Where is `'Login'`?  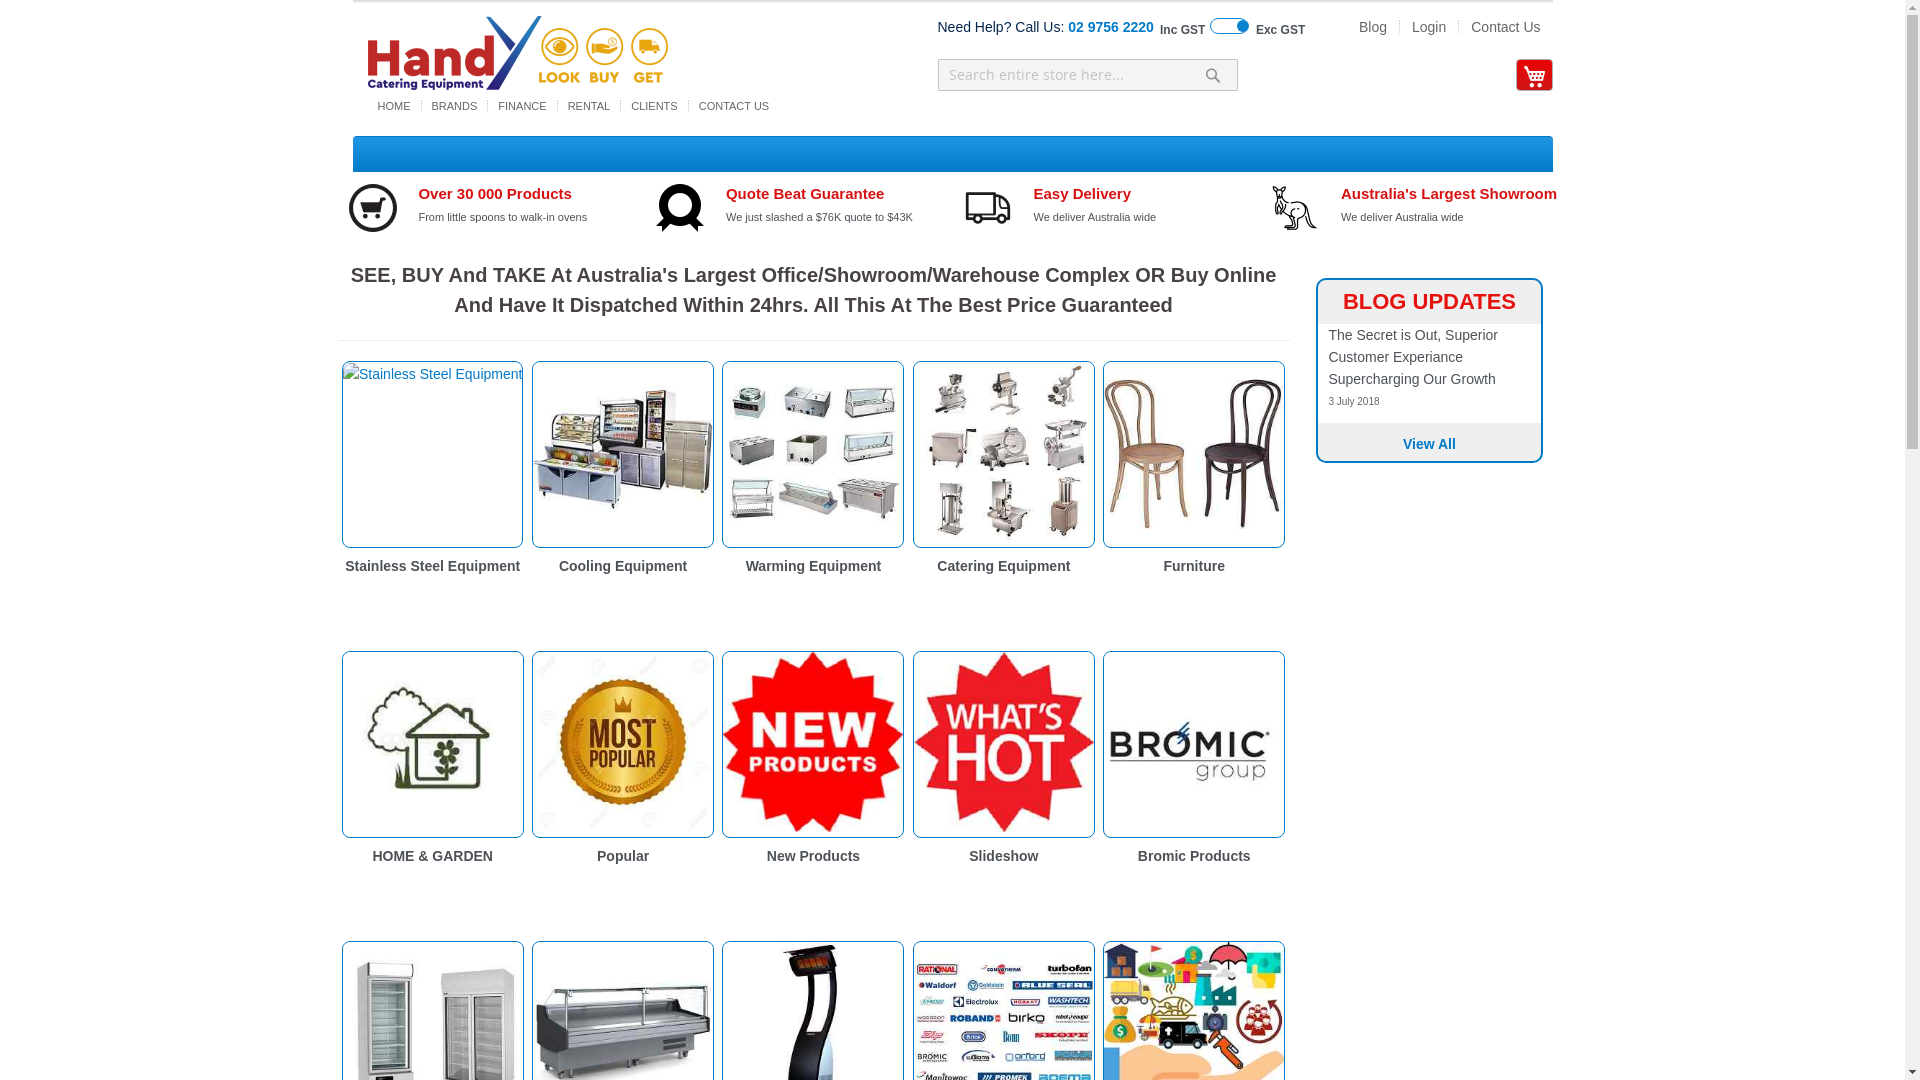
'Login' is located at coordinates (1399, 27).